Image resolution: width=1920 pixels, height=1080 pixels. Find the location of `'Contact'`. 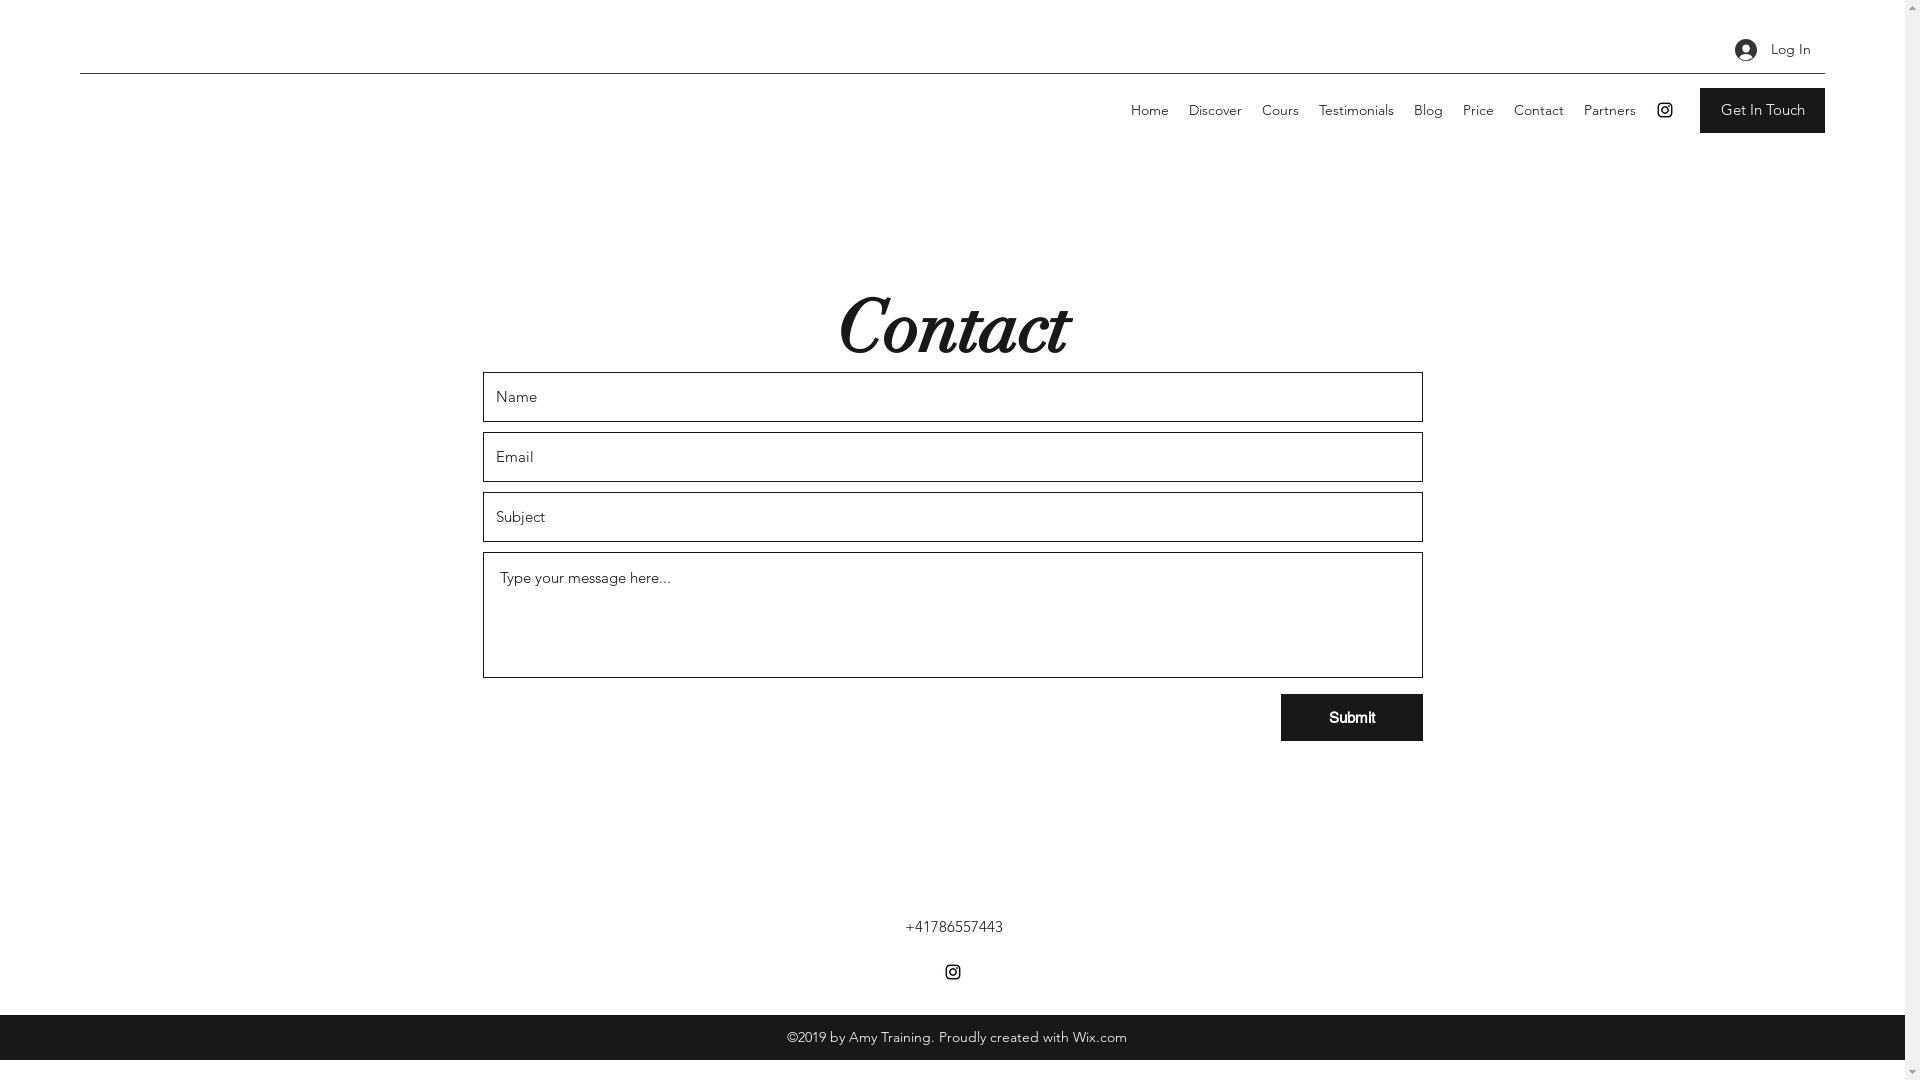

'Contact' is located at coordinates (1538, 110).